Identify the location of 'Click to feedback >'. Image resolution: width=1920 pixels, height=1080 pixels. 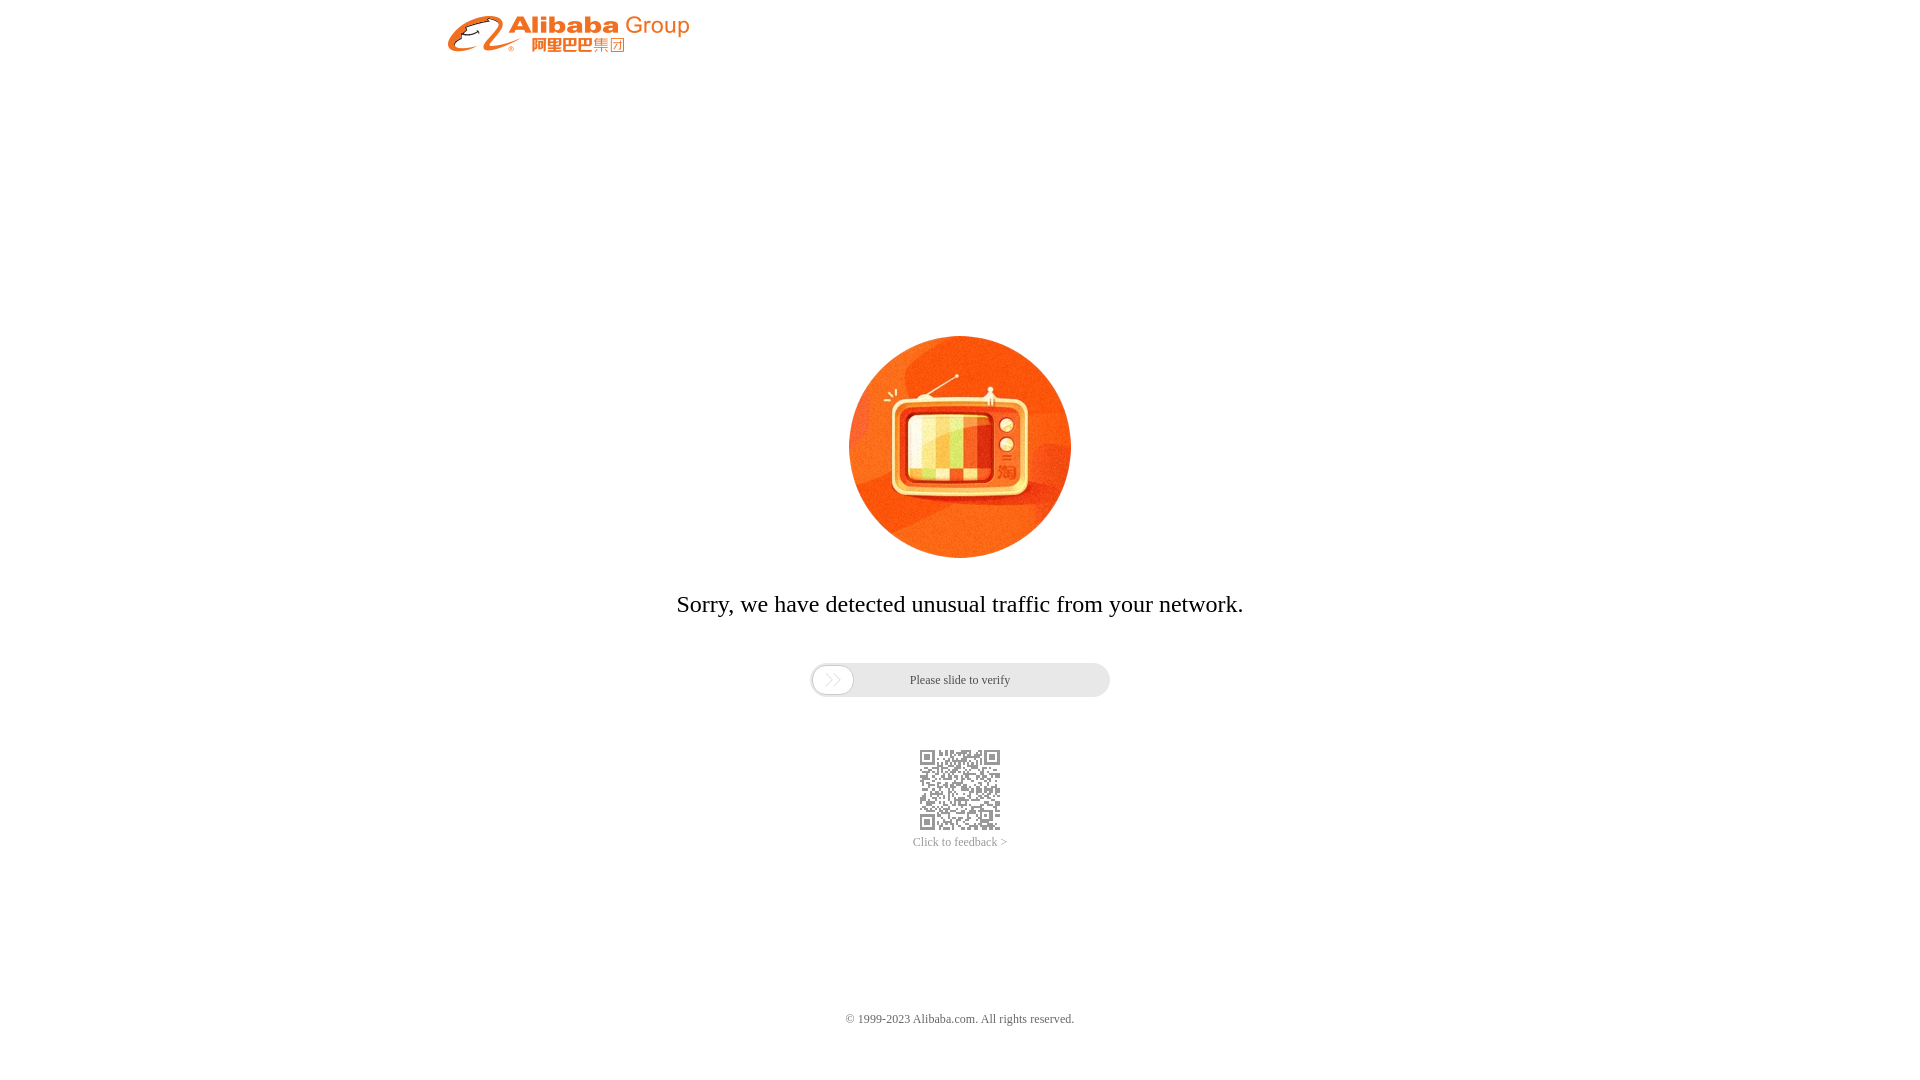
(960, 842).